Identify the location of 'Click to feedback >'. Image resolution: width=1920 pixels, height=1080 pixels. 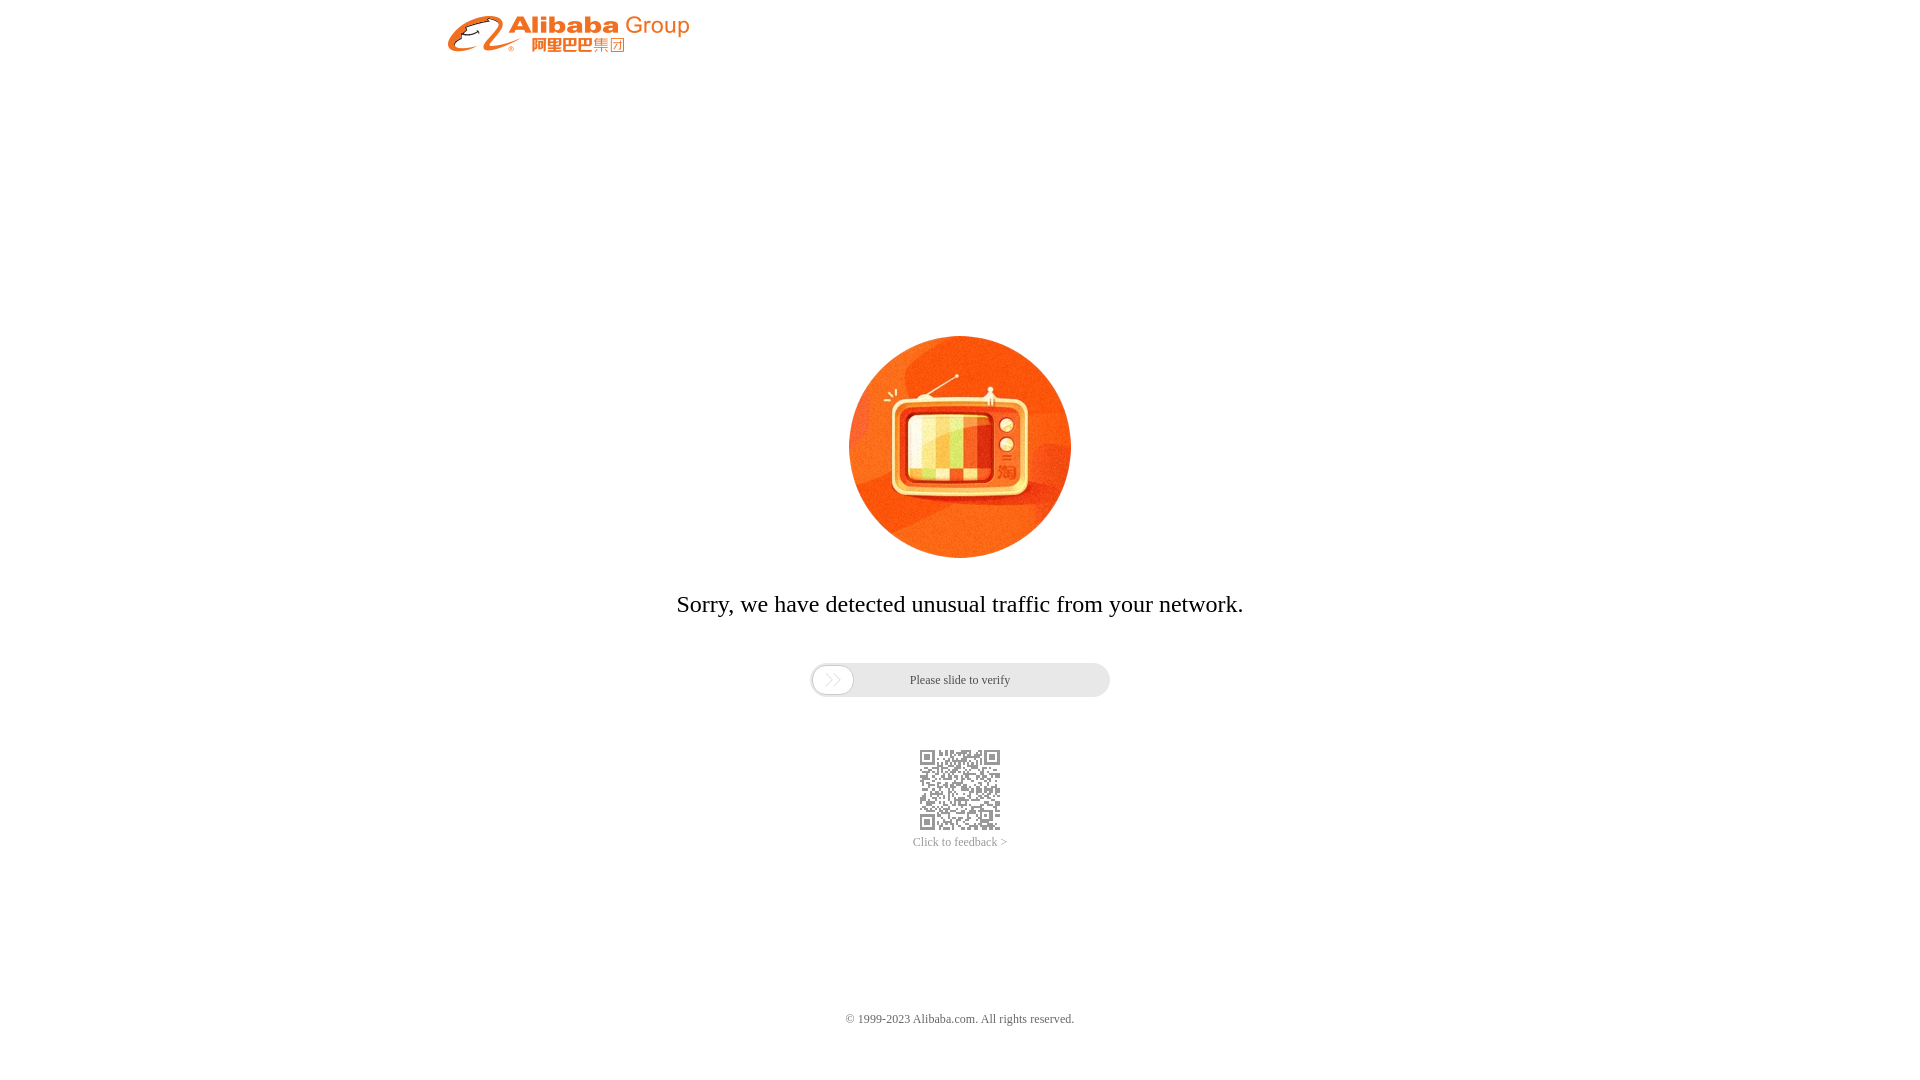
(960, 842).